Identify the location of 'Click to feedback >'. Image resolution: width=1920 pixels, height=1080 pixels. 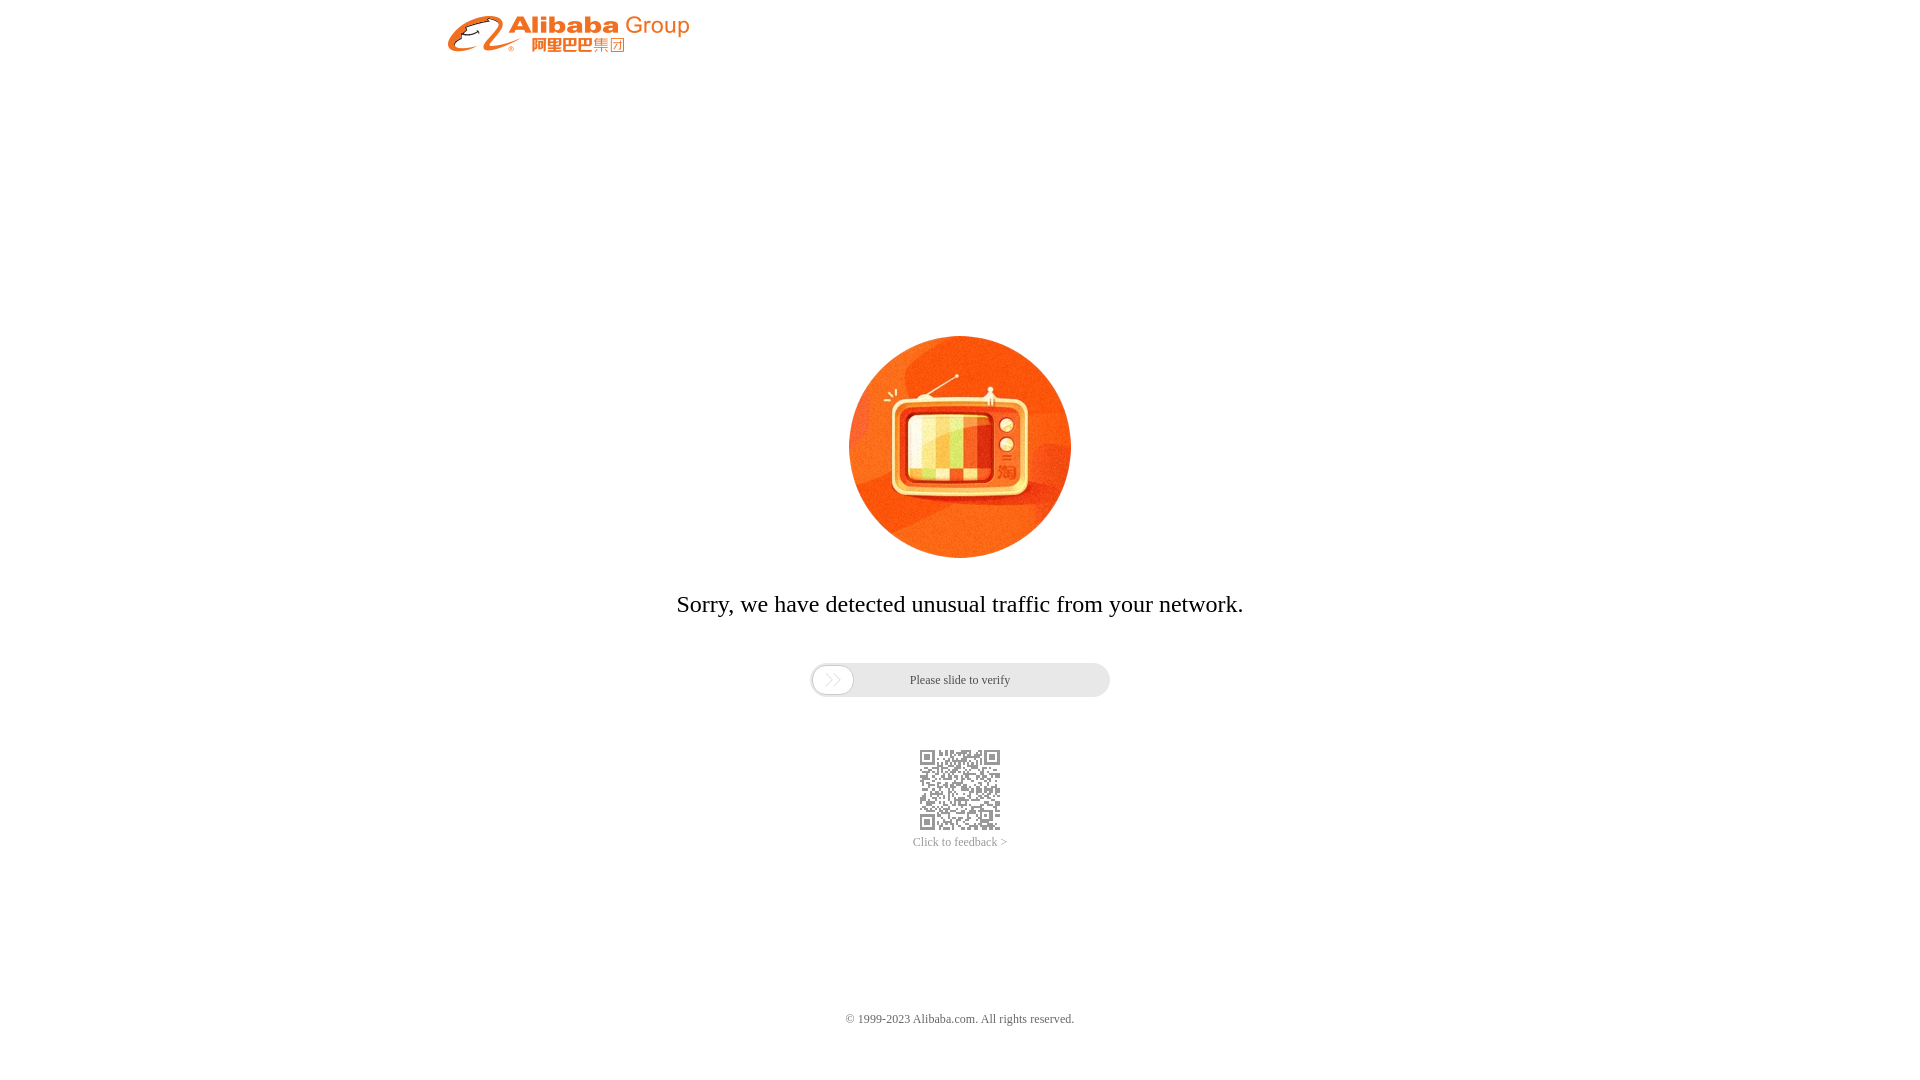
(960, 842).